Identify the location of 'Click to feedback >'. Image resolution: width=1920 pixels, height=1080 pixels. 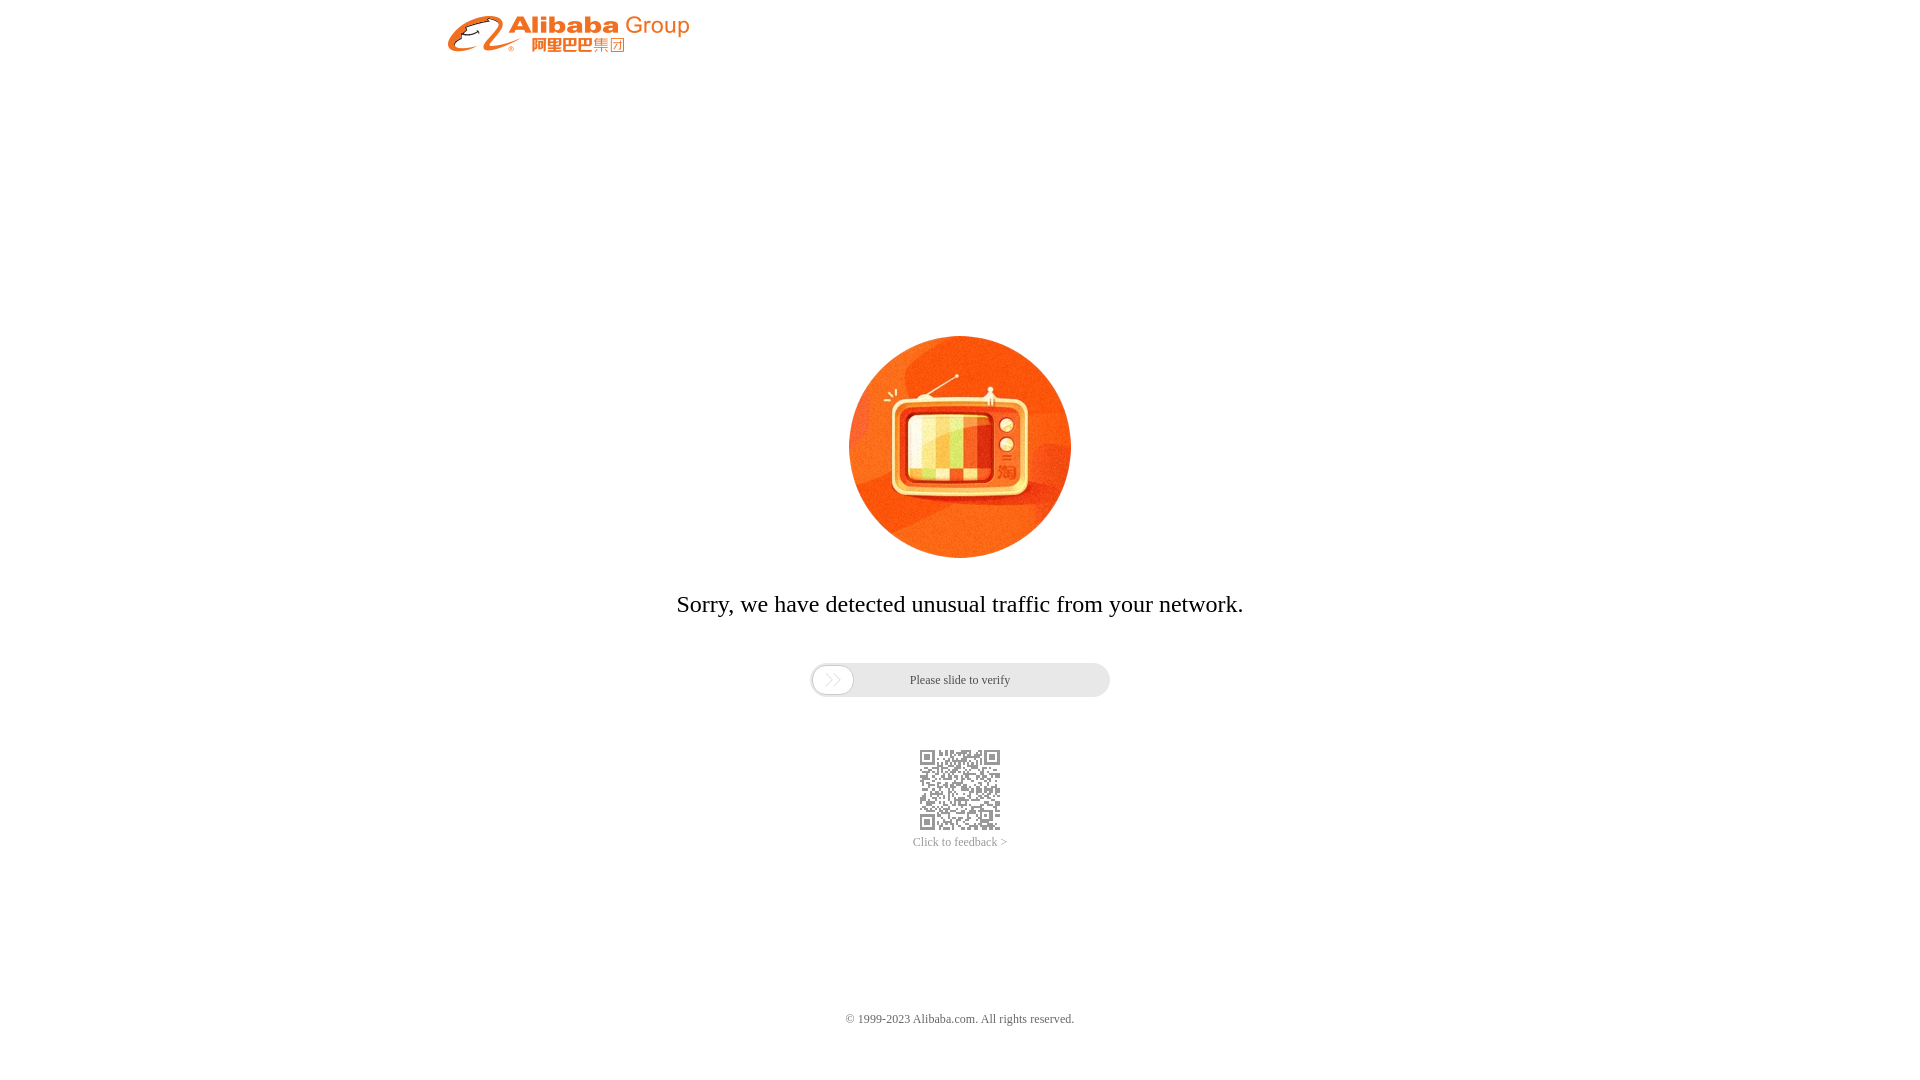
(960, 842).